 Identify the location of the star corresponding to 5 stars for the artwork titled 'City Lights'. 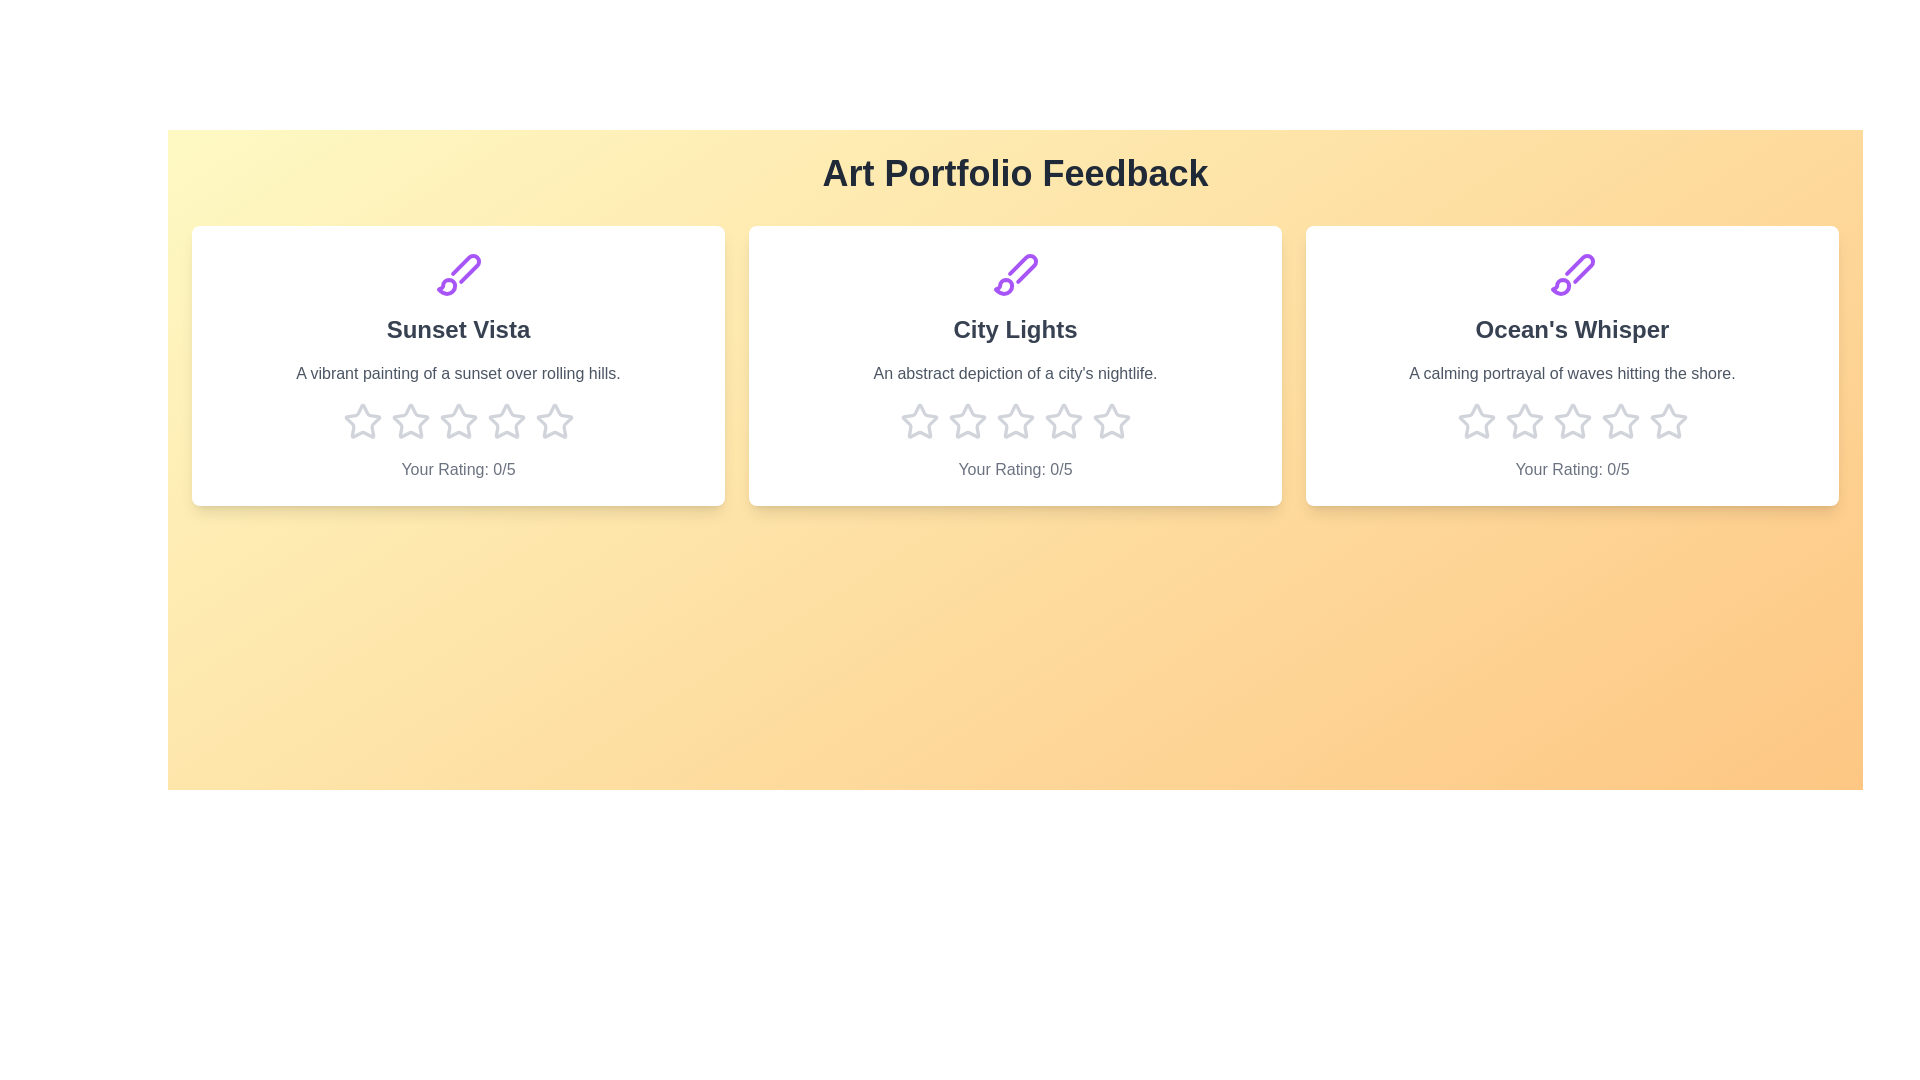
(1110, 420).